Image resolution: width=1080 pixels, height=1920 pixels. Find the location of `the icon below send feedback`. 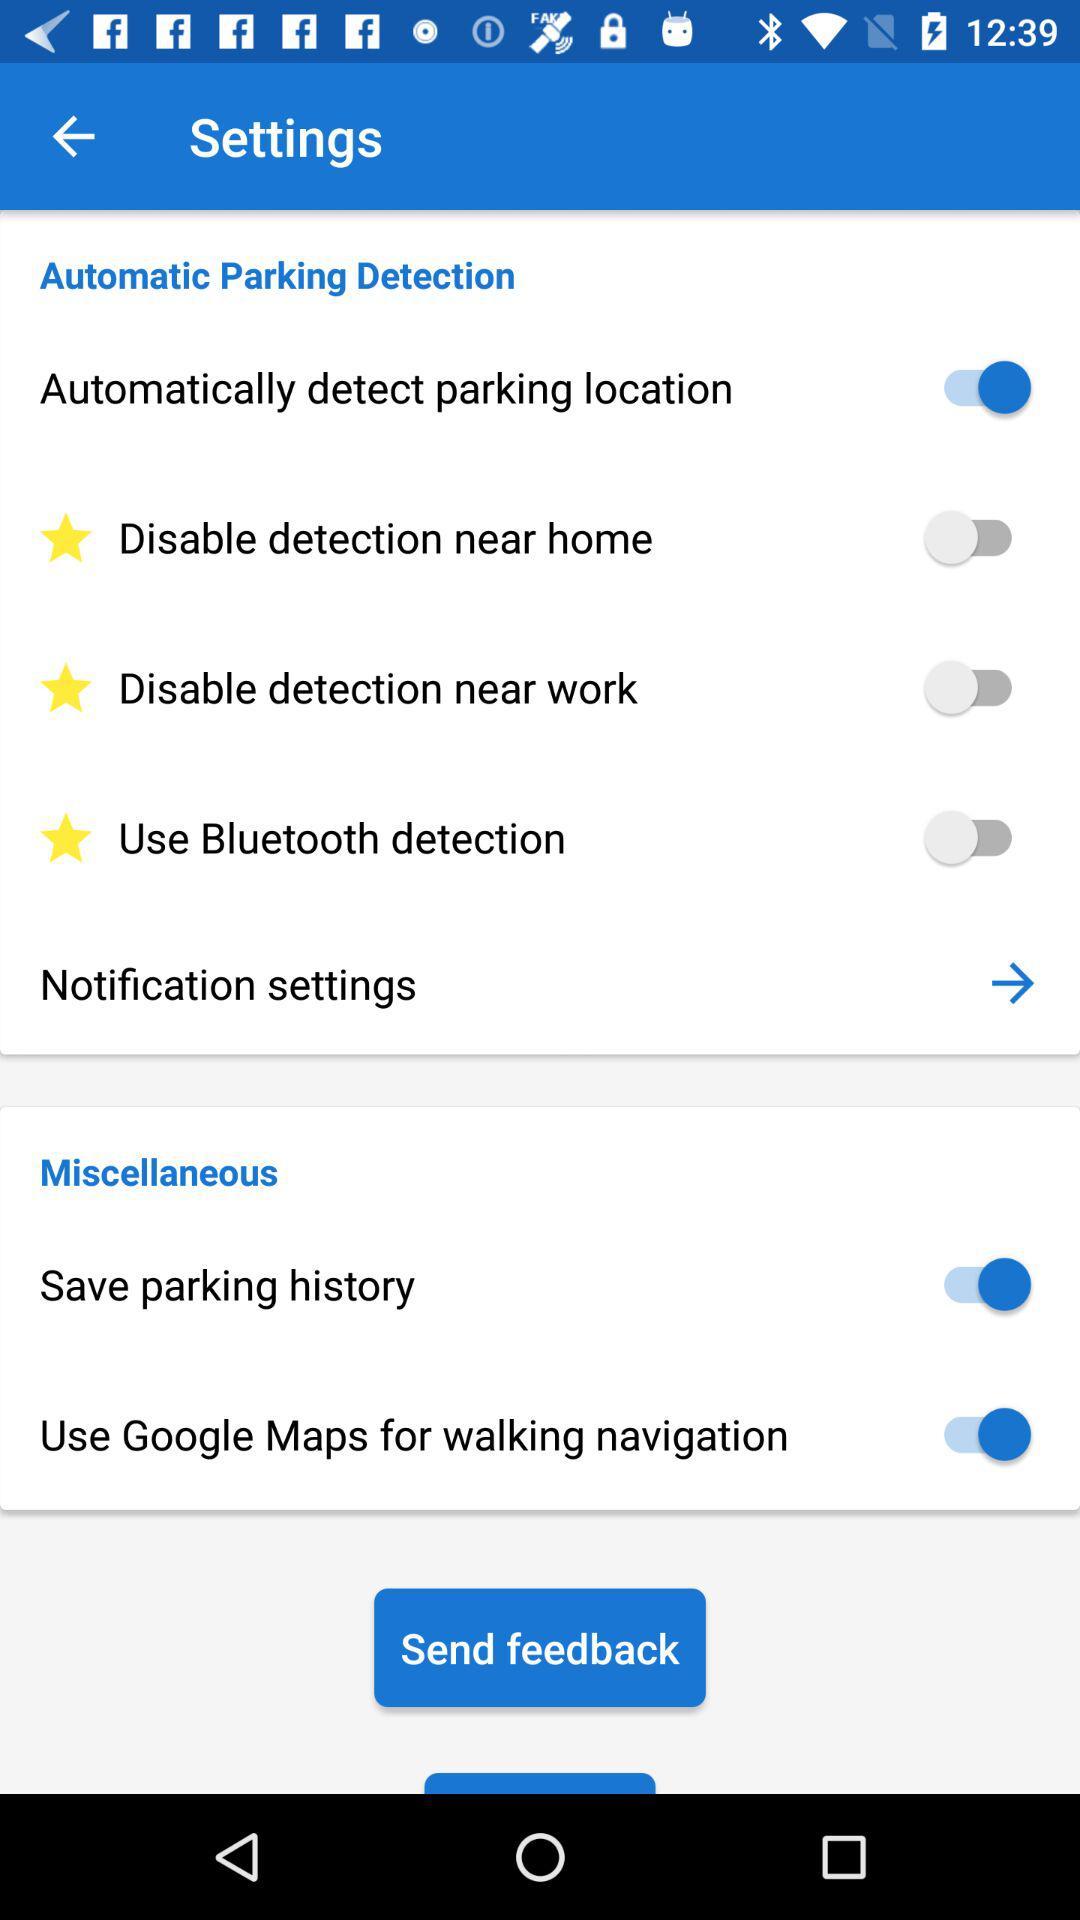

the icon below send feedback is located at coordinates (540, 1783).